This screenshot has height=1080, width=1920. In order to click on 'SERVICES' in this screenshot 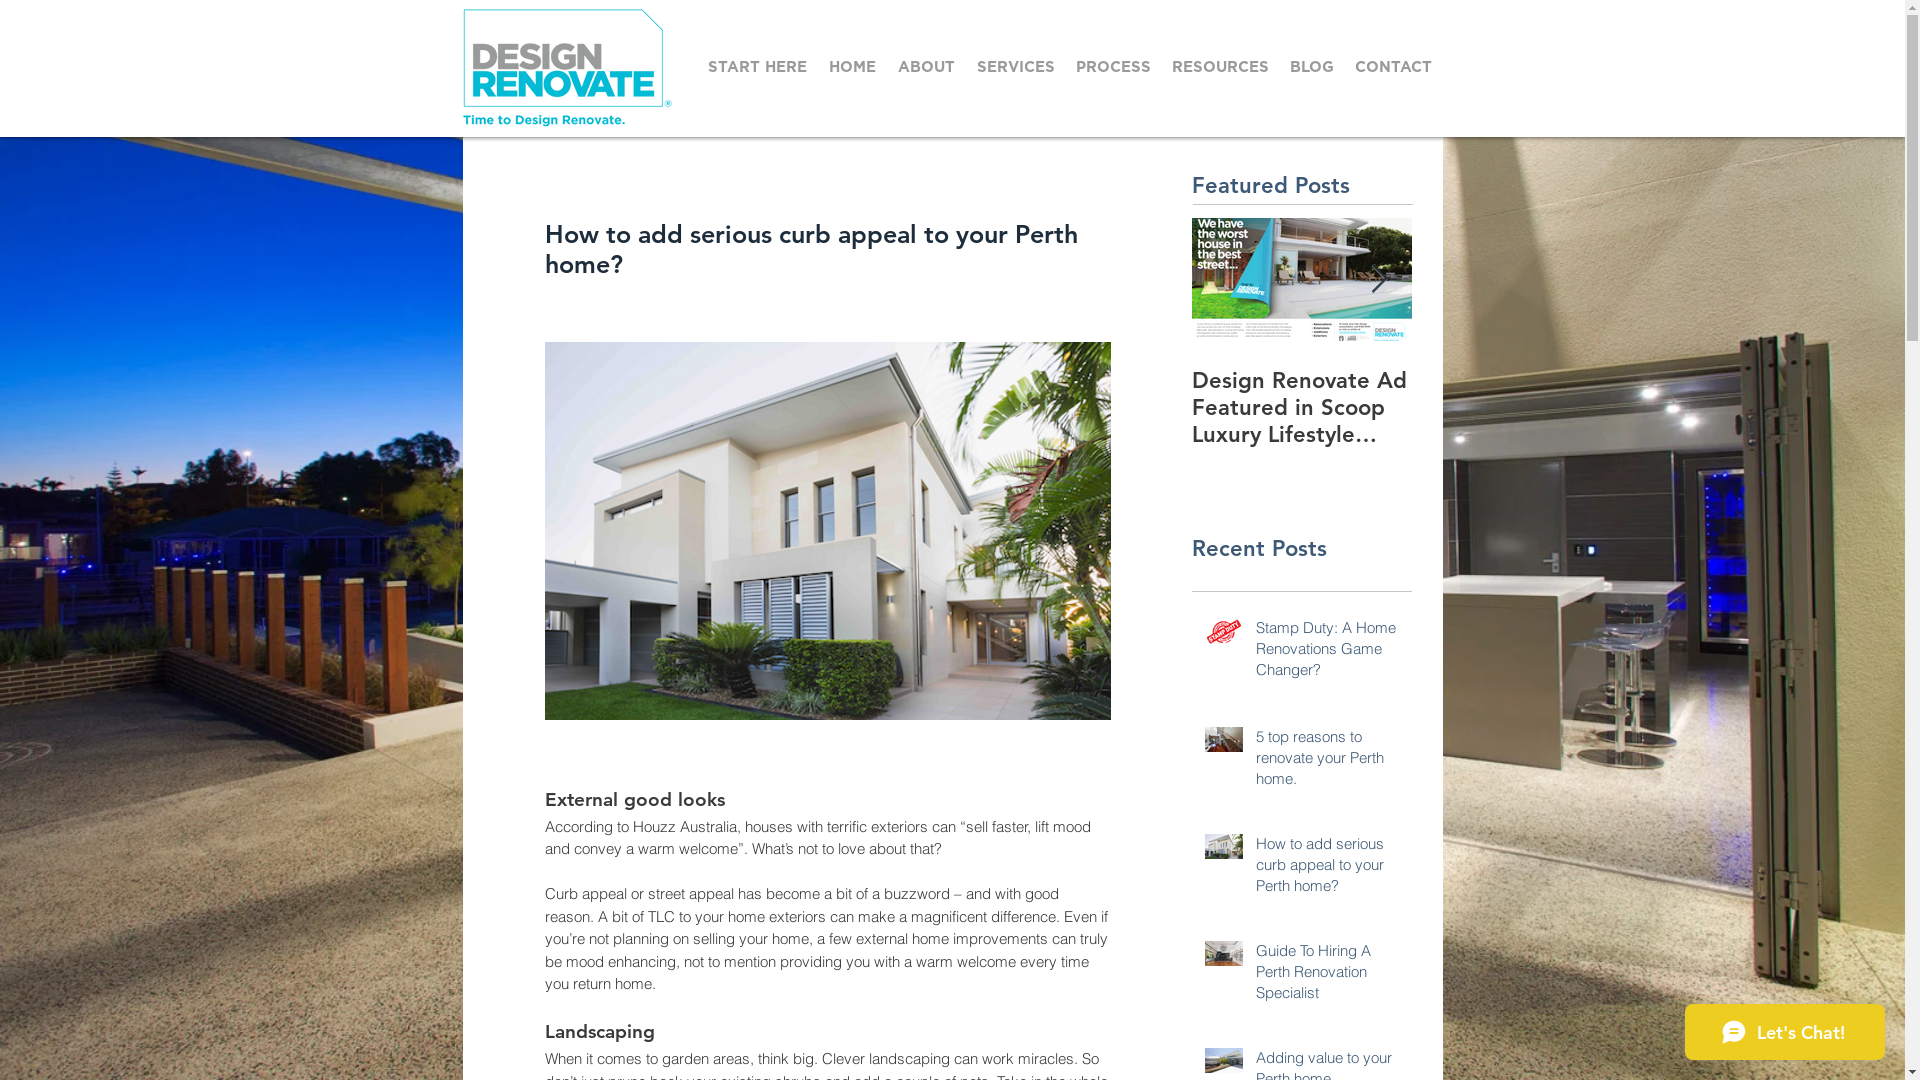, I will do `click(1015, 66)`.